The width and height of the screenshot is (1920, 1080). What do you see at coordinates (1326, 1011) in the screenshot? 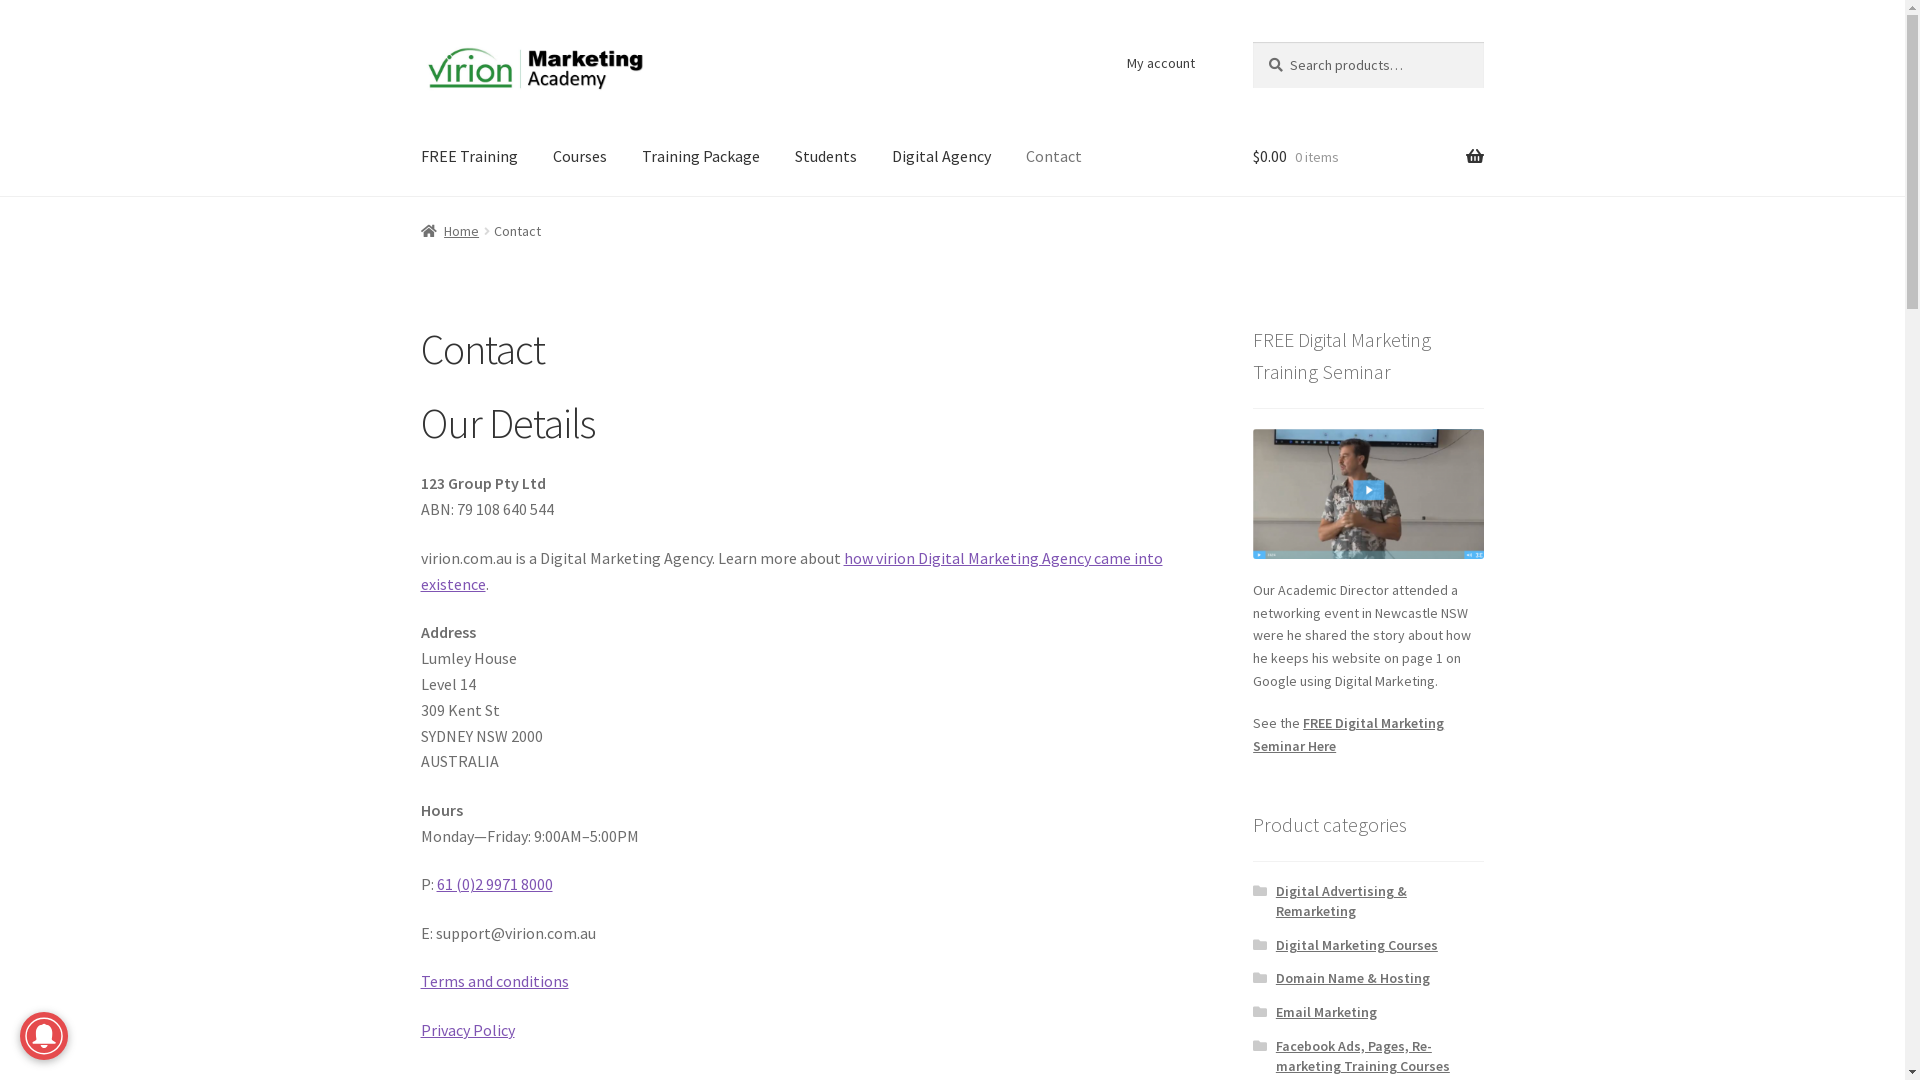
I see `'Email Marketing'` at bounding box center [1326, 1011].